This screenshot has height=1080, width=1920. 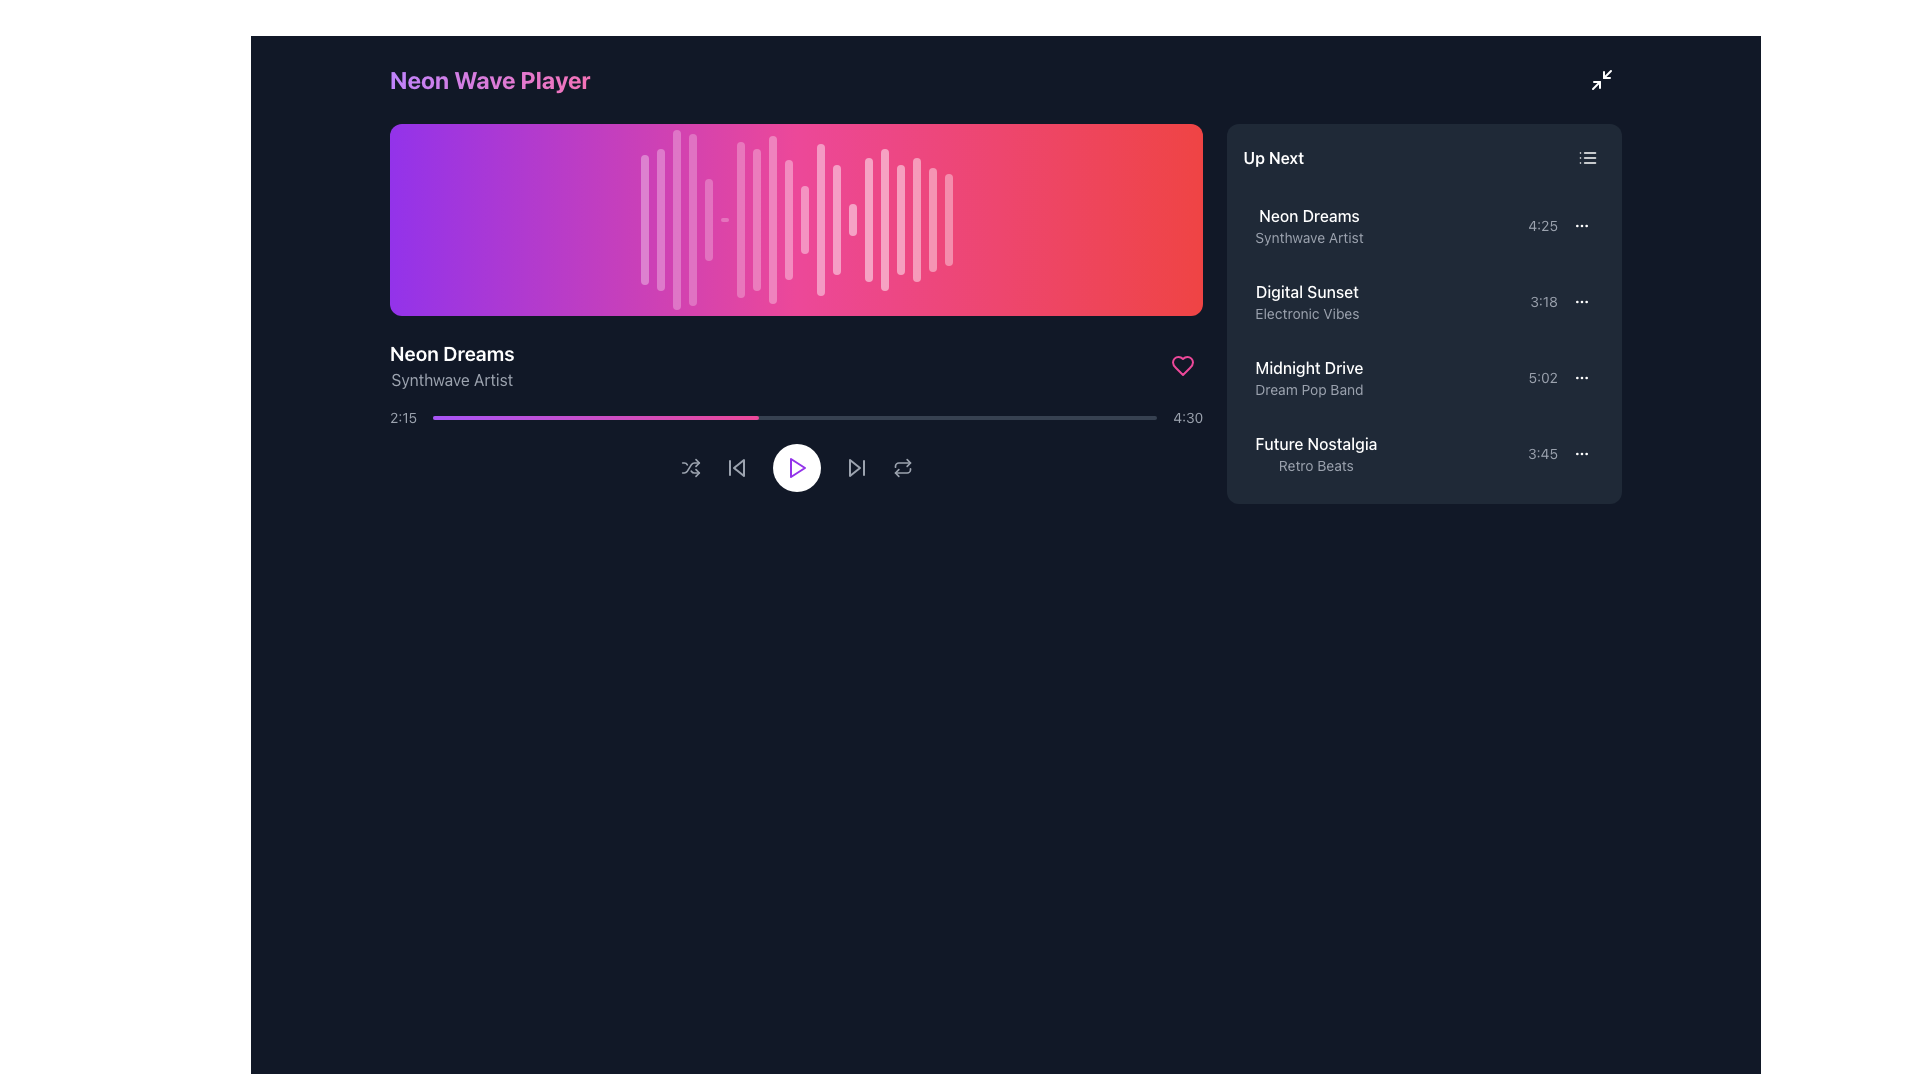 I want to click on playback position, so click(x=1091, y=416).